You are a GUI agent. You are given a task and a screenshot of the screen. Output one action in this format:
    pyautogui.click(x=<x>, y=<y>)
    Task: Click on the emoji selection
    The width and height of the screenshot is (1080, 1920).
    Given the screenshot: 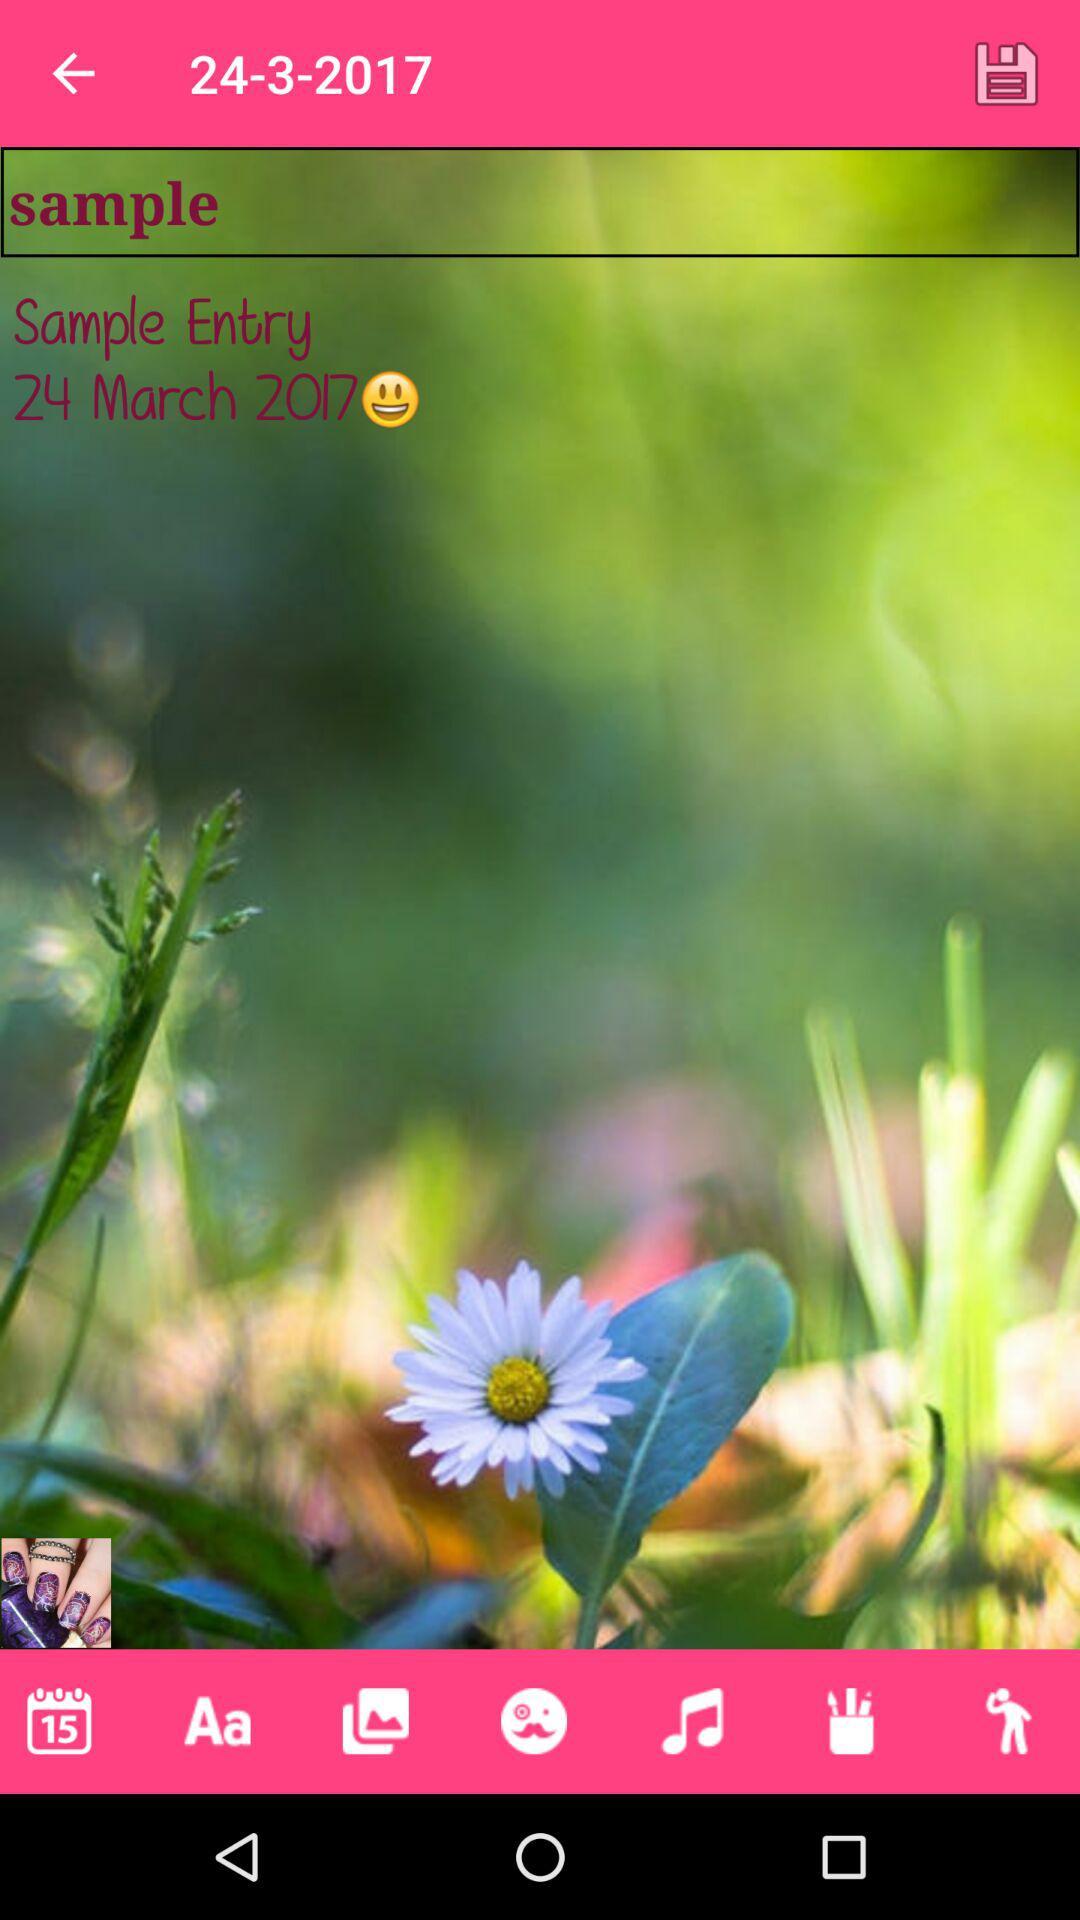 What is the action you would take?
    pyautogui.click(x=532, y=1720)
    